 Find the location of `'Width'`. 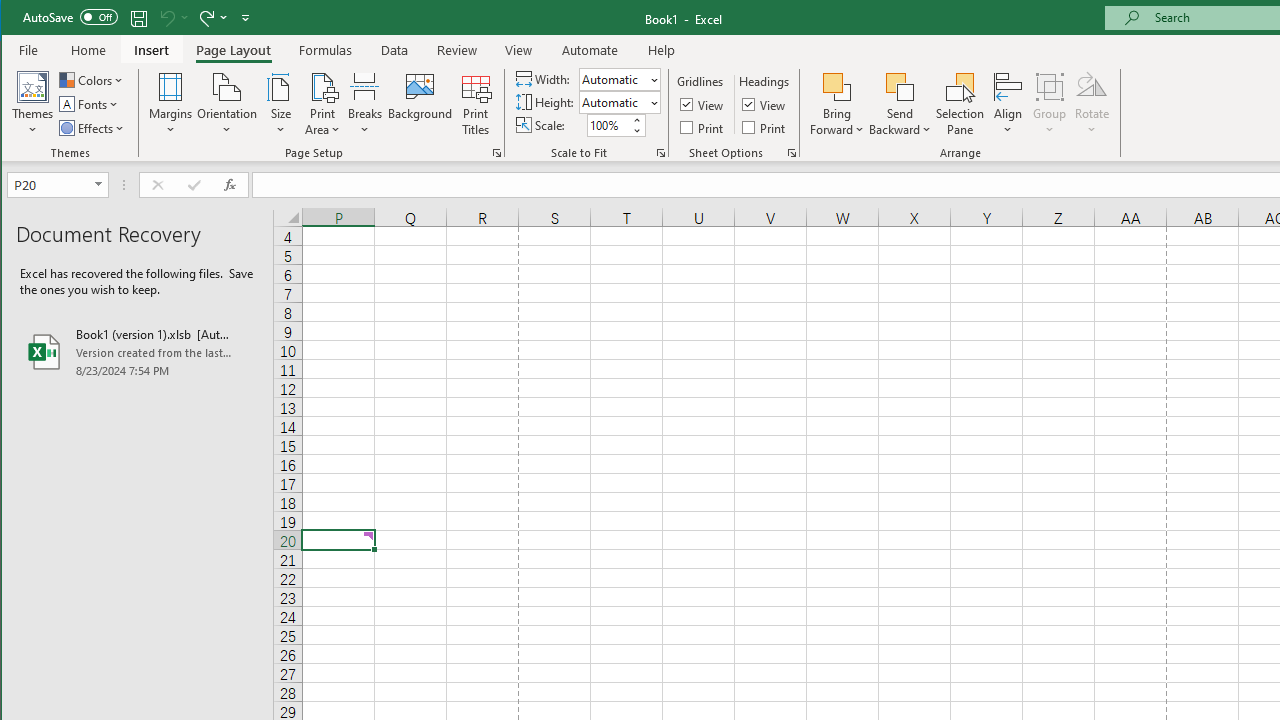

'Width' is located at coordinates (612, 78).